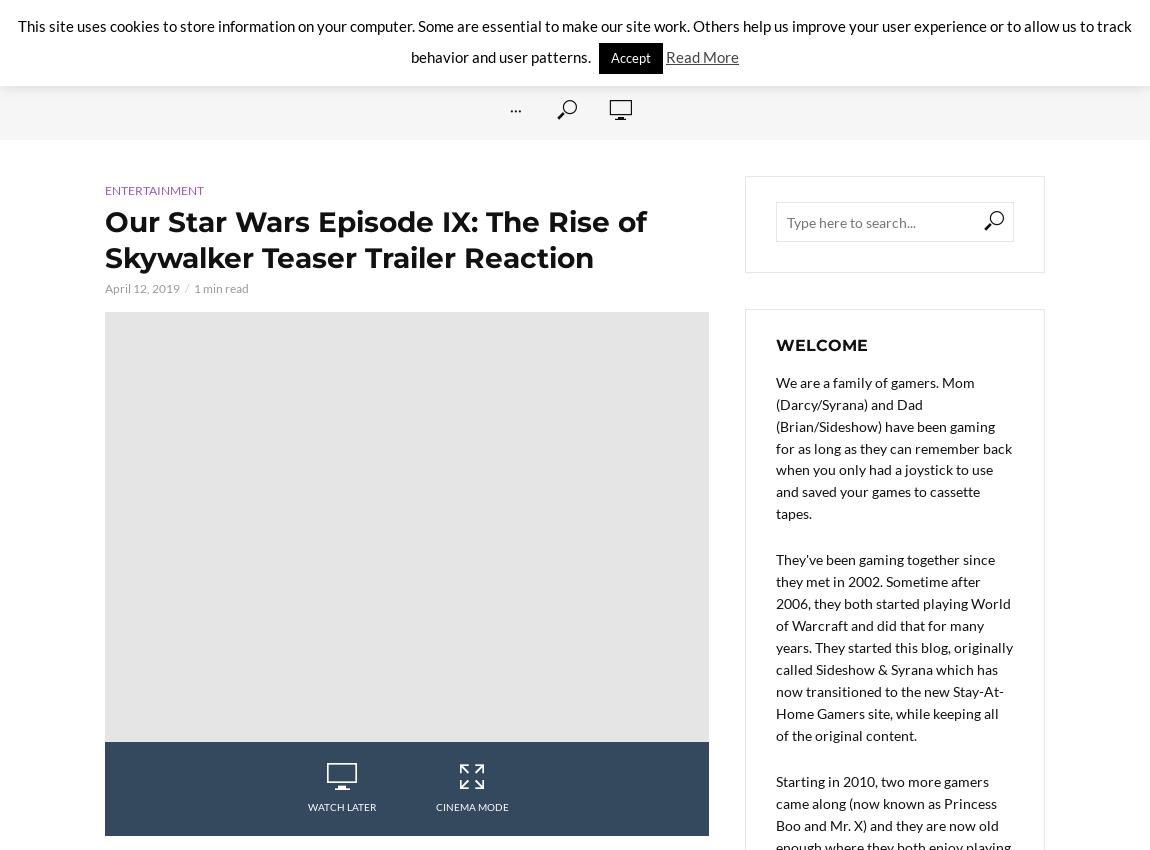 Image resolution: width=1150 pixels, height=850 pixels. What do you see at coordinates (609, 57) in the screenshot?
I see `'Accept'` at bounding box center [609, 57].